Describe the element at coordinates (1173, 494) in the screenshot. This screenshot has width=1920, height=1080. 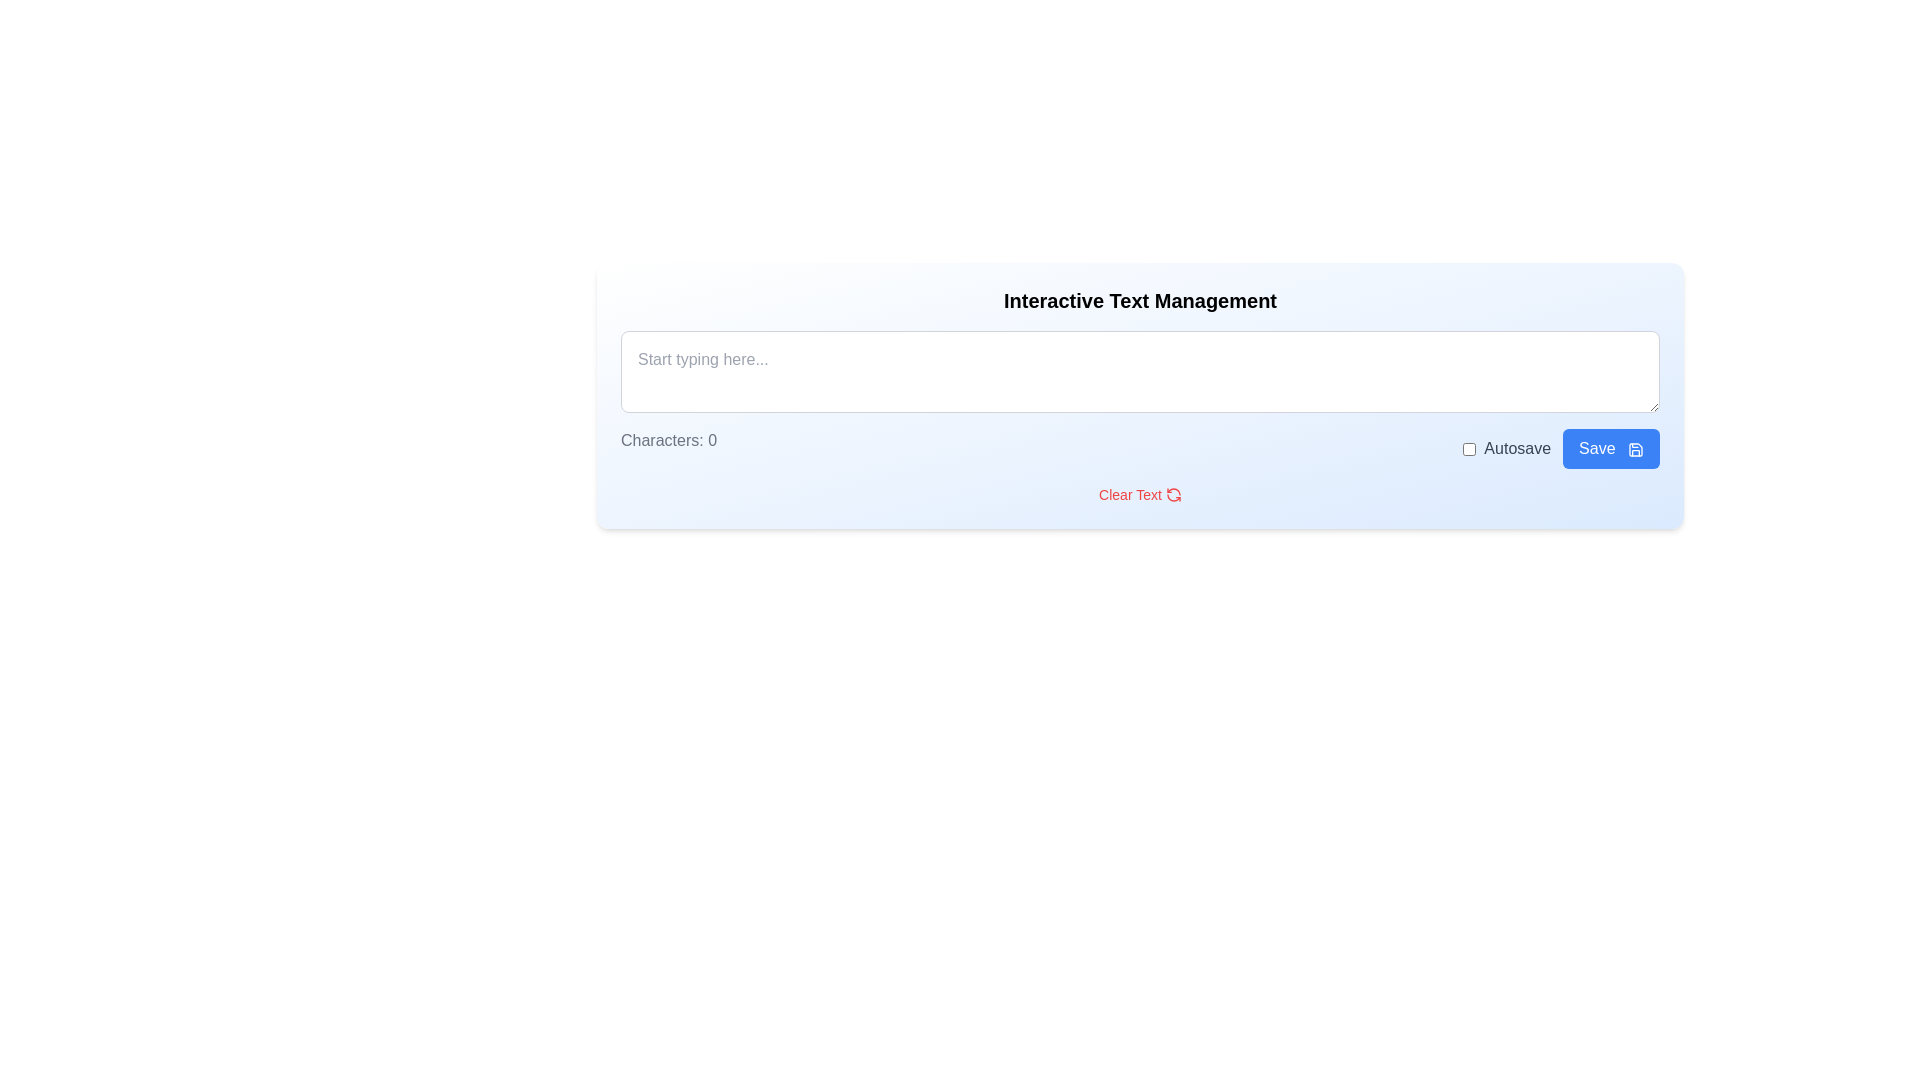
I see `the circular, red arrow-like icon indicating refresh functionality, located next to the 'Clear Text' label` at that location.